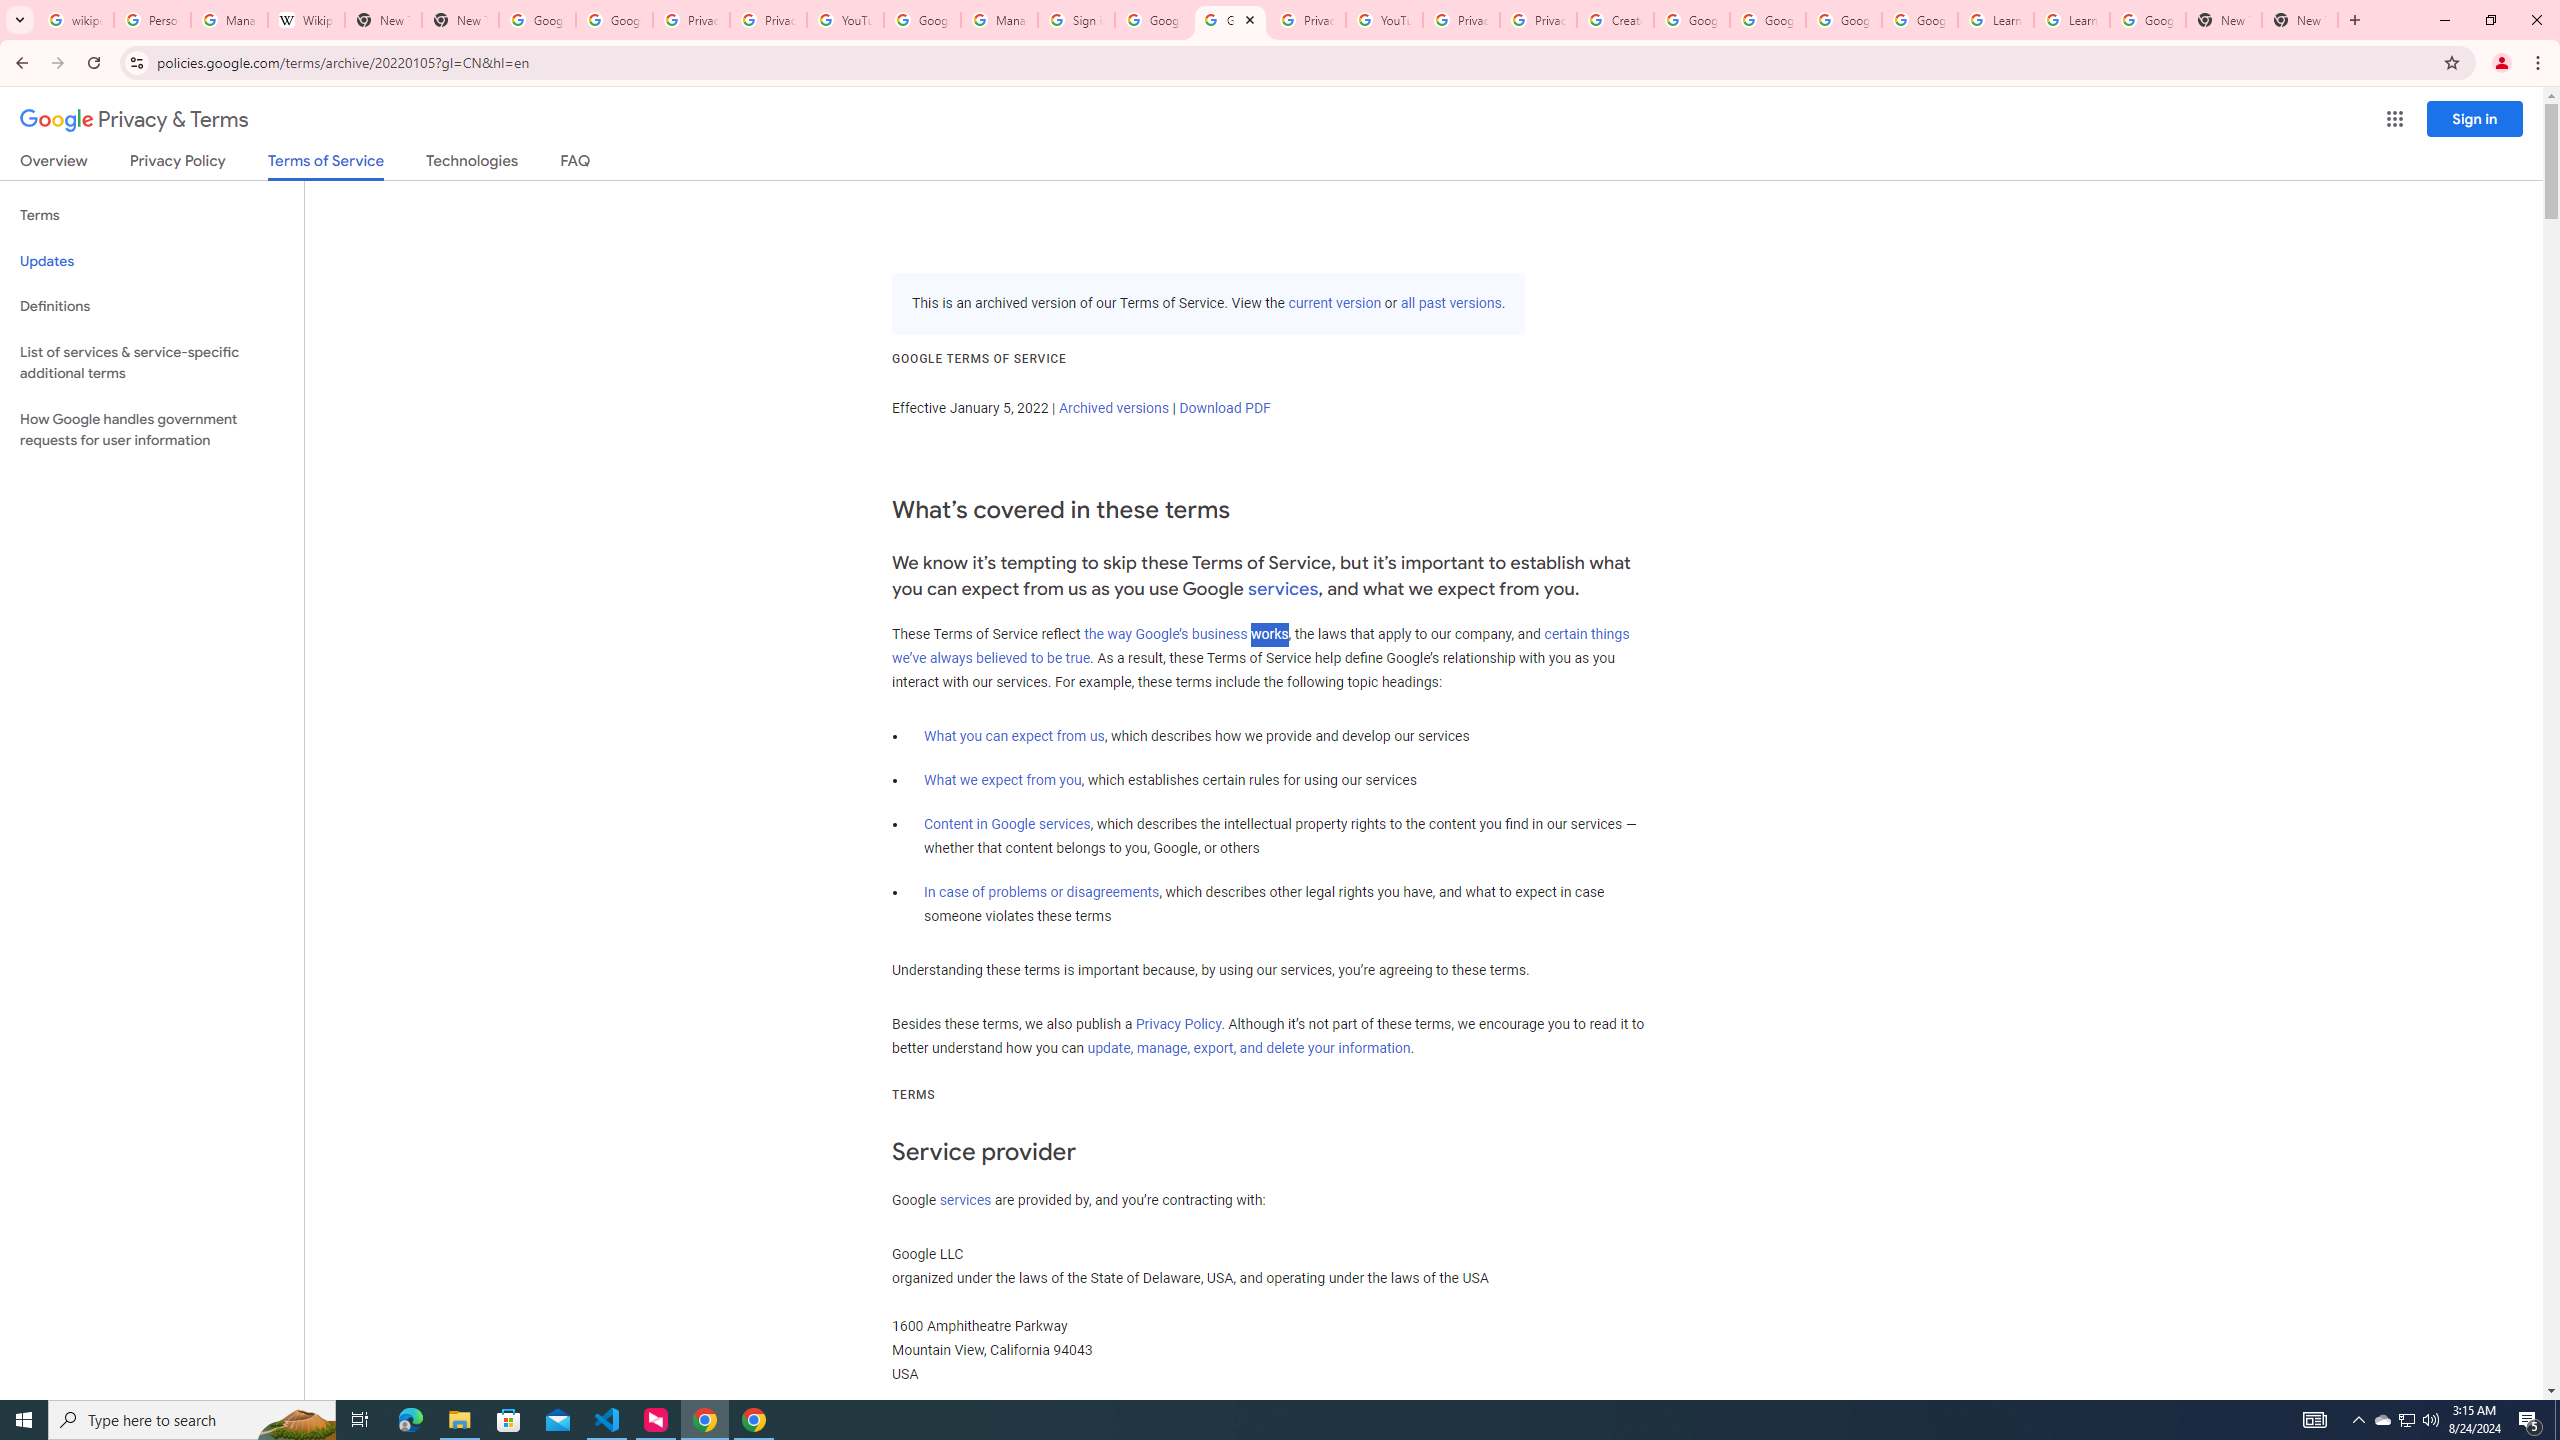 Image resolution: width=2560 pixels, height=1440 pixels. Describe the element at coordinates (1015, 735) in the screenshot. I see `'What you can expect from us'` at that location.